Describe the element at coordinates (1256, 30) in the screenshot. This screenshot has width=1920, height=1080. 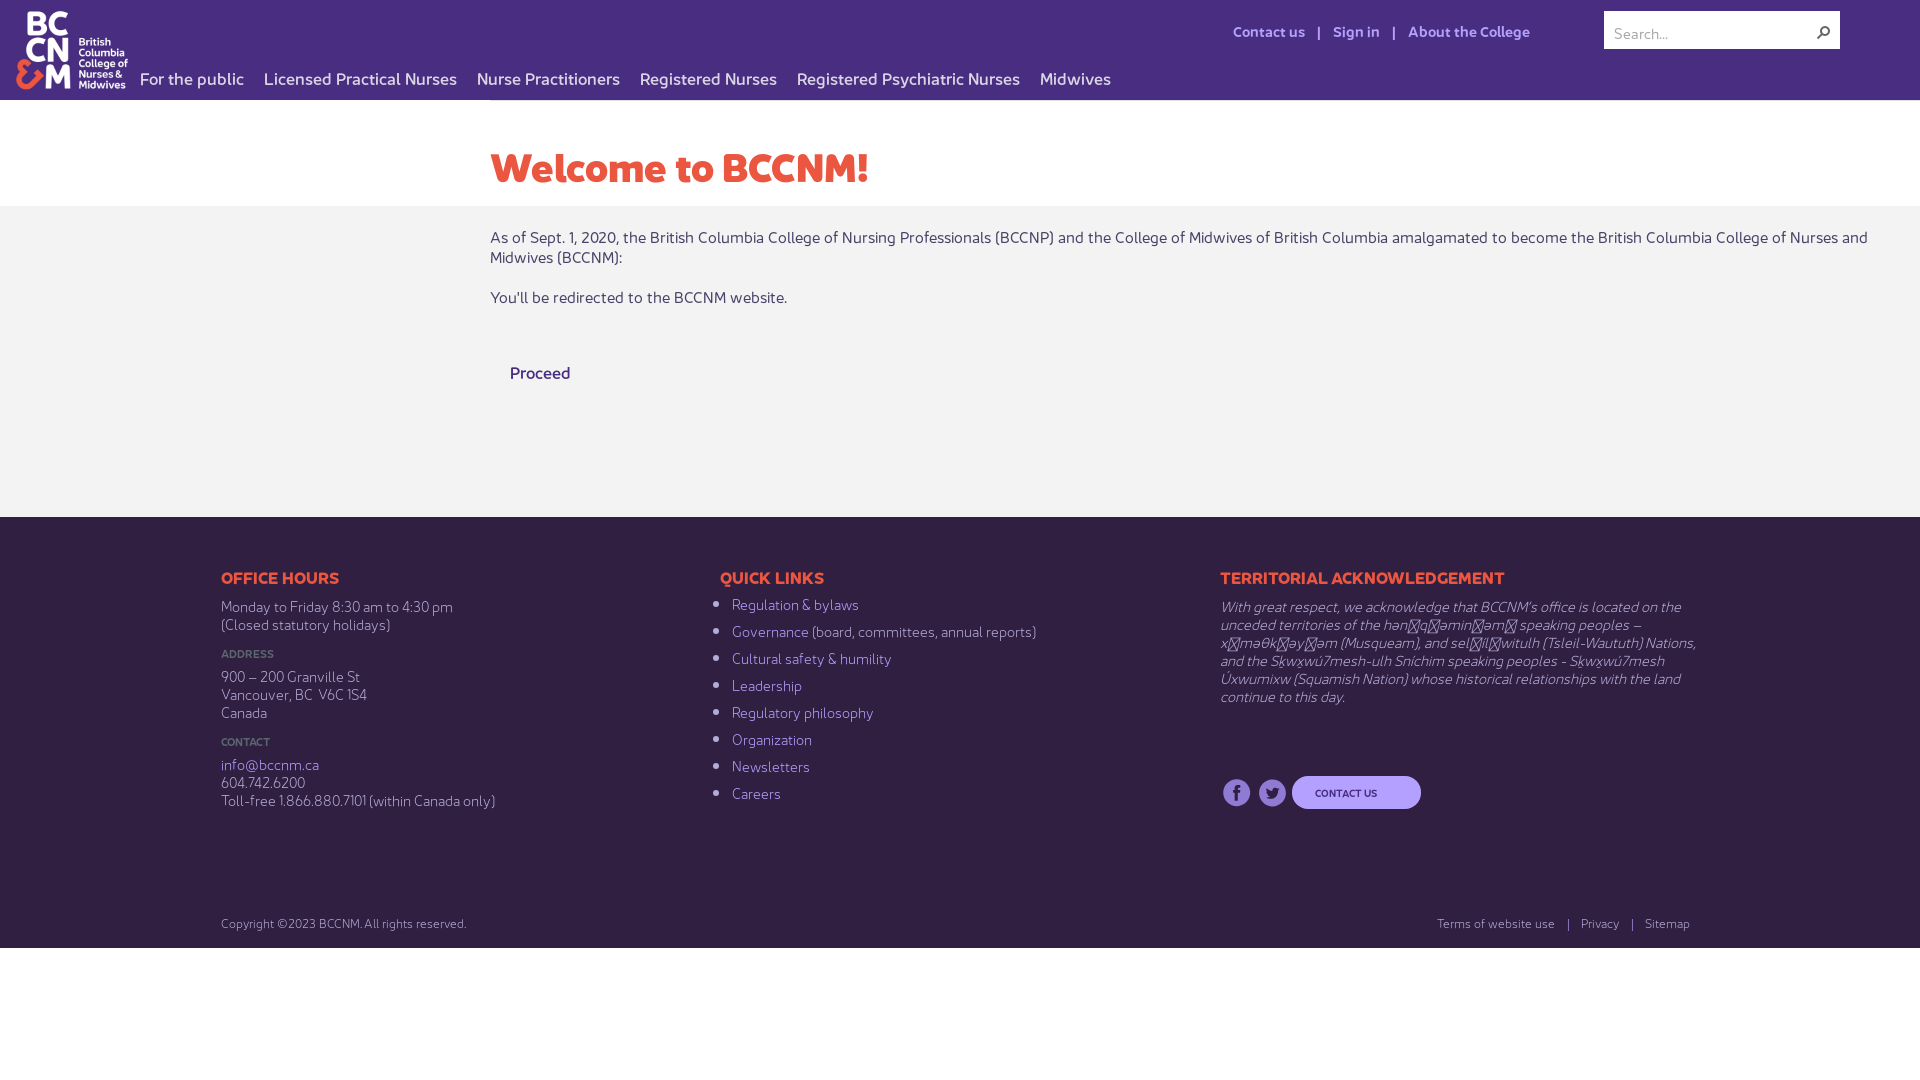
I see `'Contact us'` at that location.